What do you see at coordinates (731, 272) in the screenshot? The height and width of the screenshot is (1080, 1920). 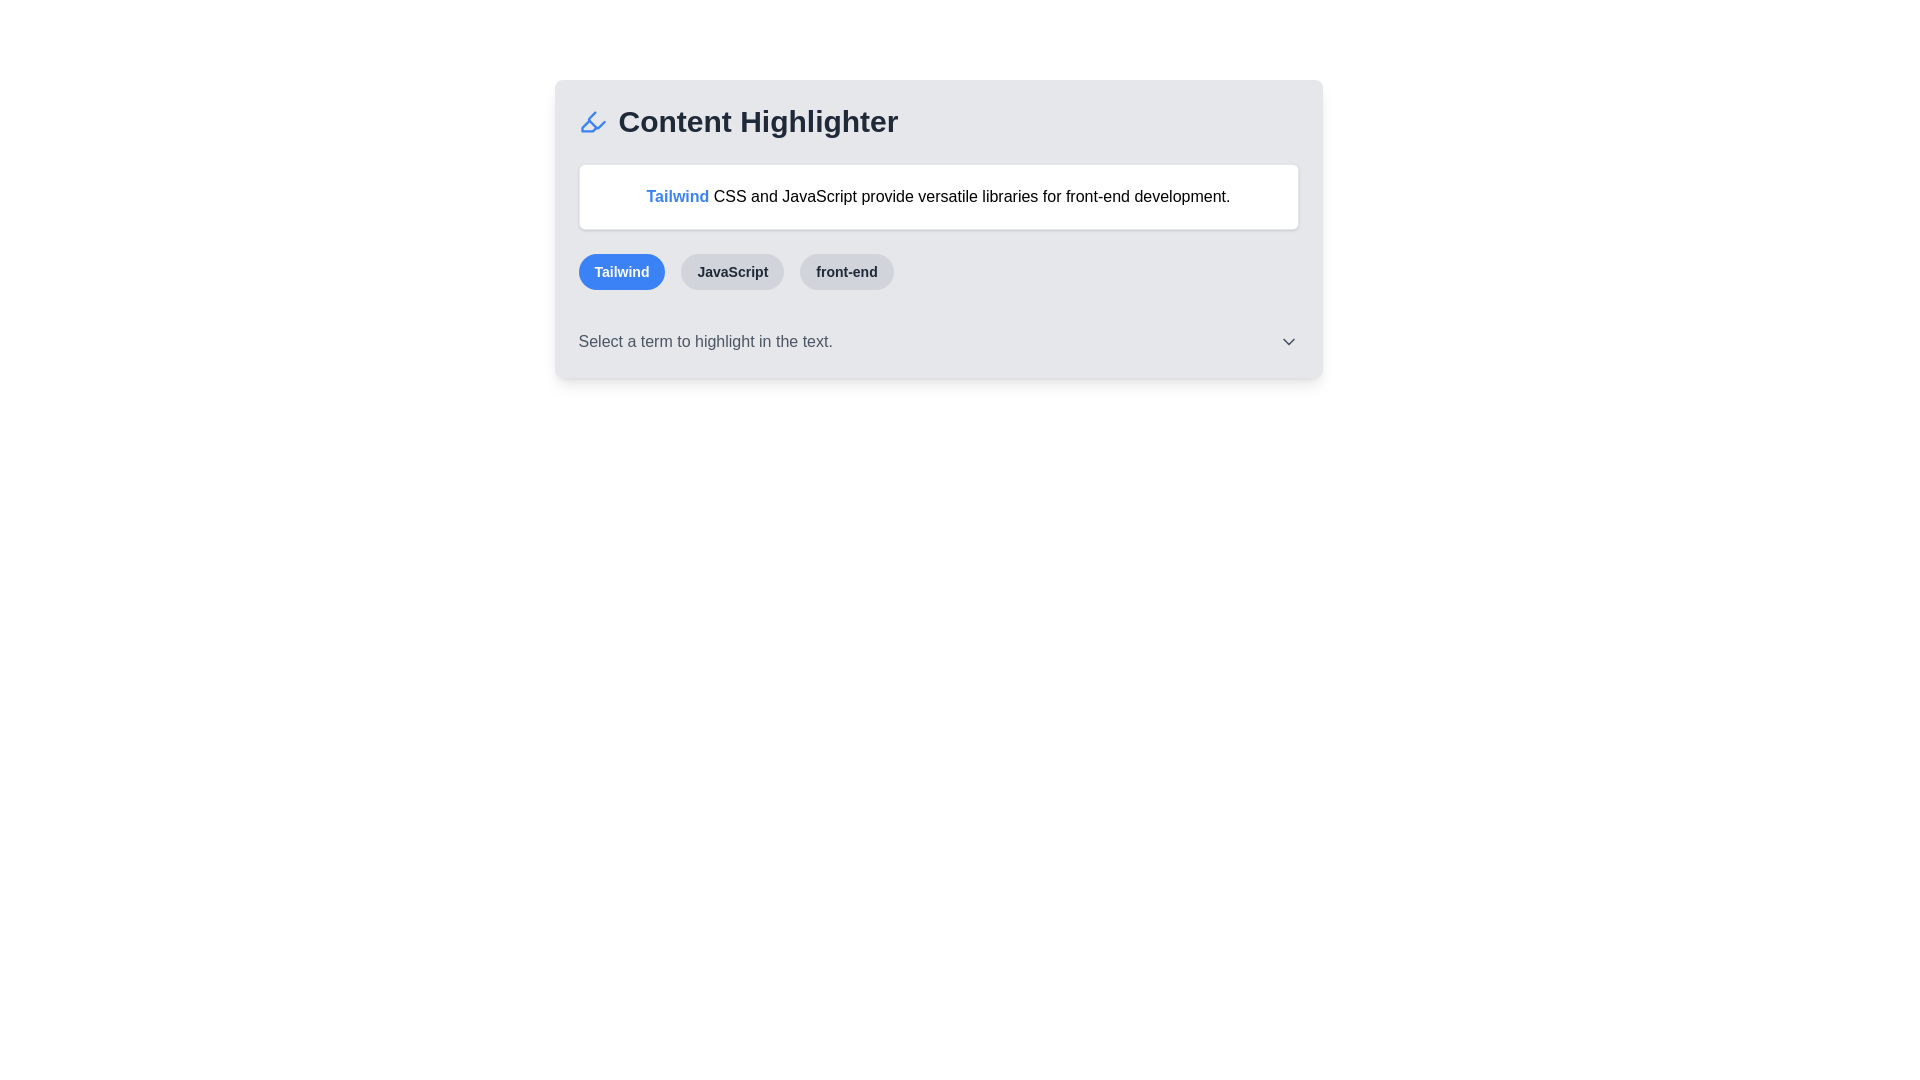 I see `the pill-shaped button labeled 'JavaScript' with a light gray background and dark gray text` at bounding box center [731, 272].